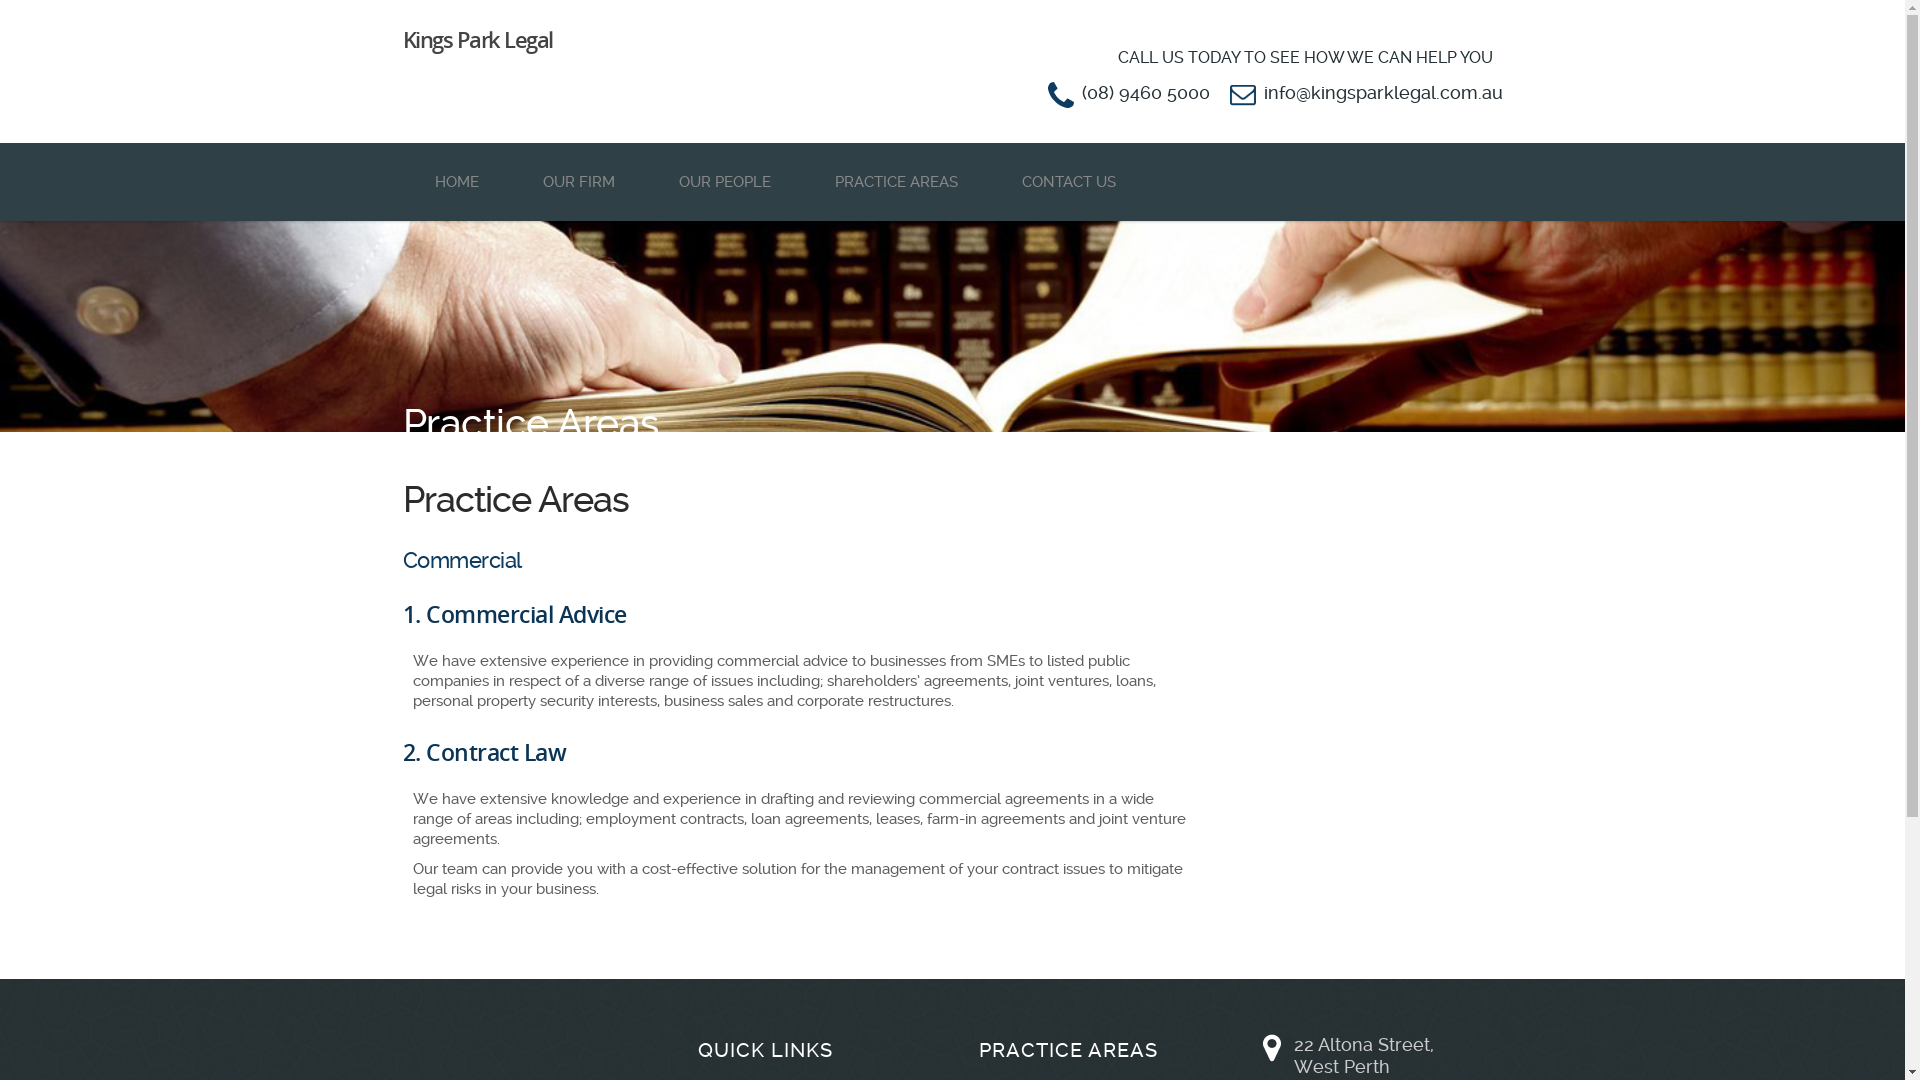  I want to click on 'OUR PEOPLE', so click(646, 181).